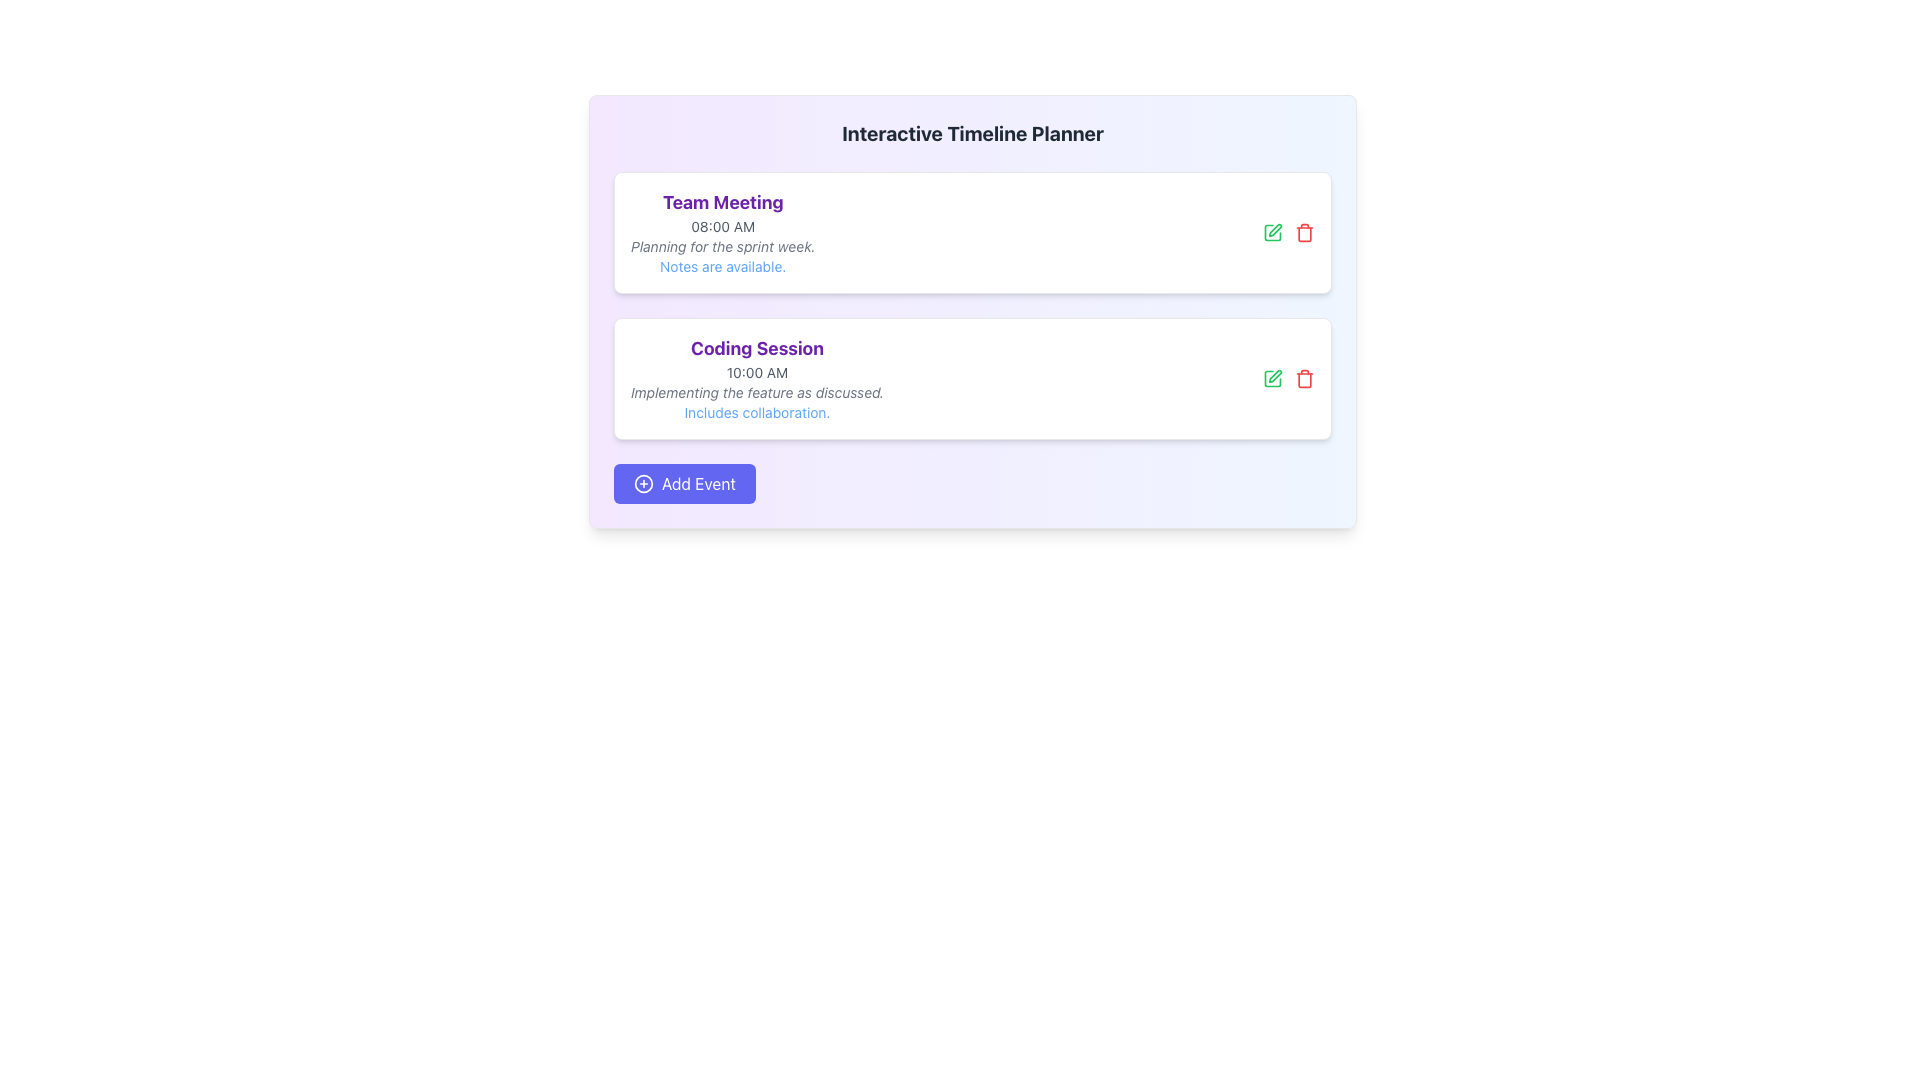 Image resolution: width=1920 pixels, height=1080 pixels. What do you see at coordinates (1289, 378) in the screenshot?
I see `the trash icon located in the bottom-right corner of the 'Coding Session' card` at bounding box center [1289, 378].